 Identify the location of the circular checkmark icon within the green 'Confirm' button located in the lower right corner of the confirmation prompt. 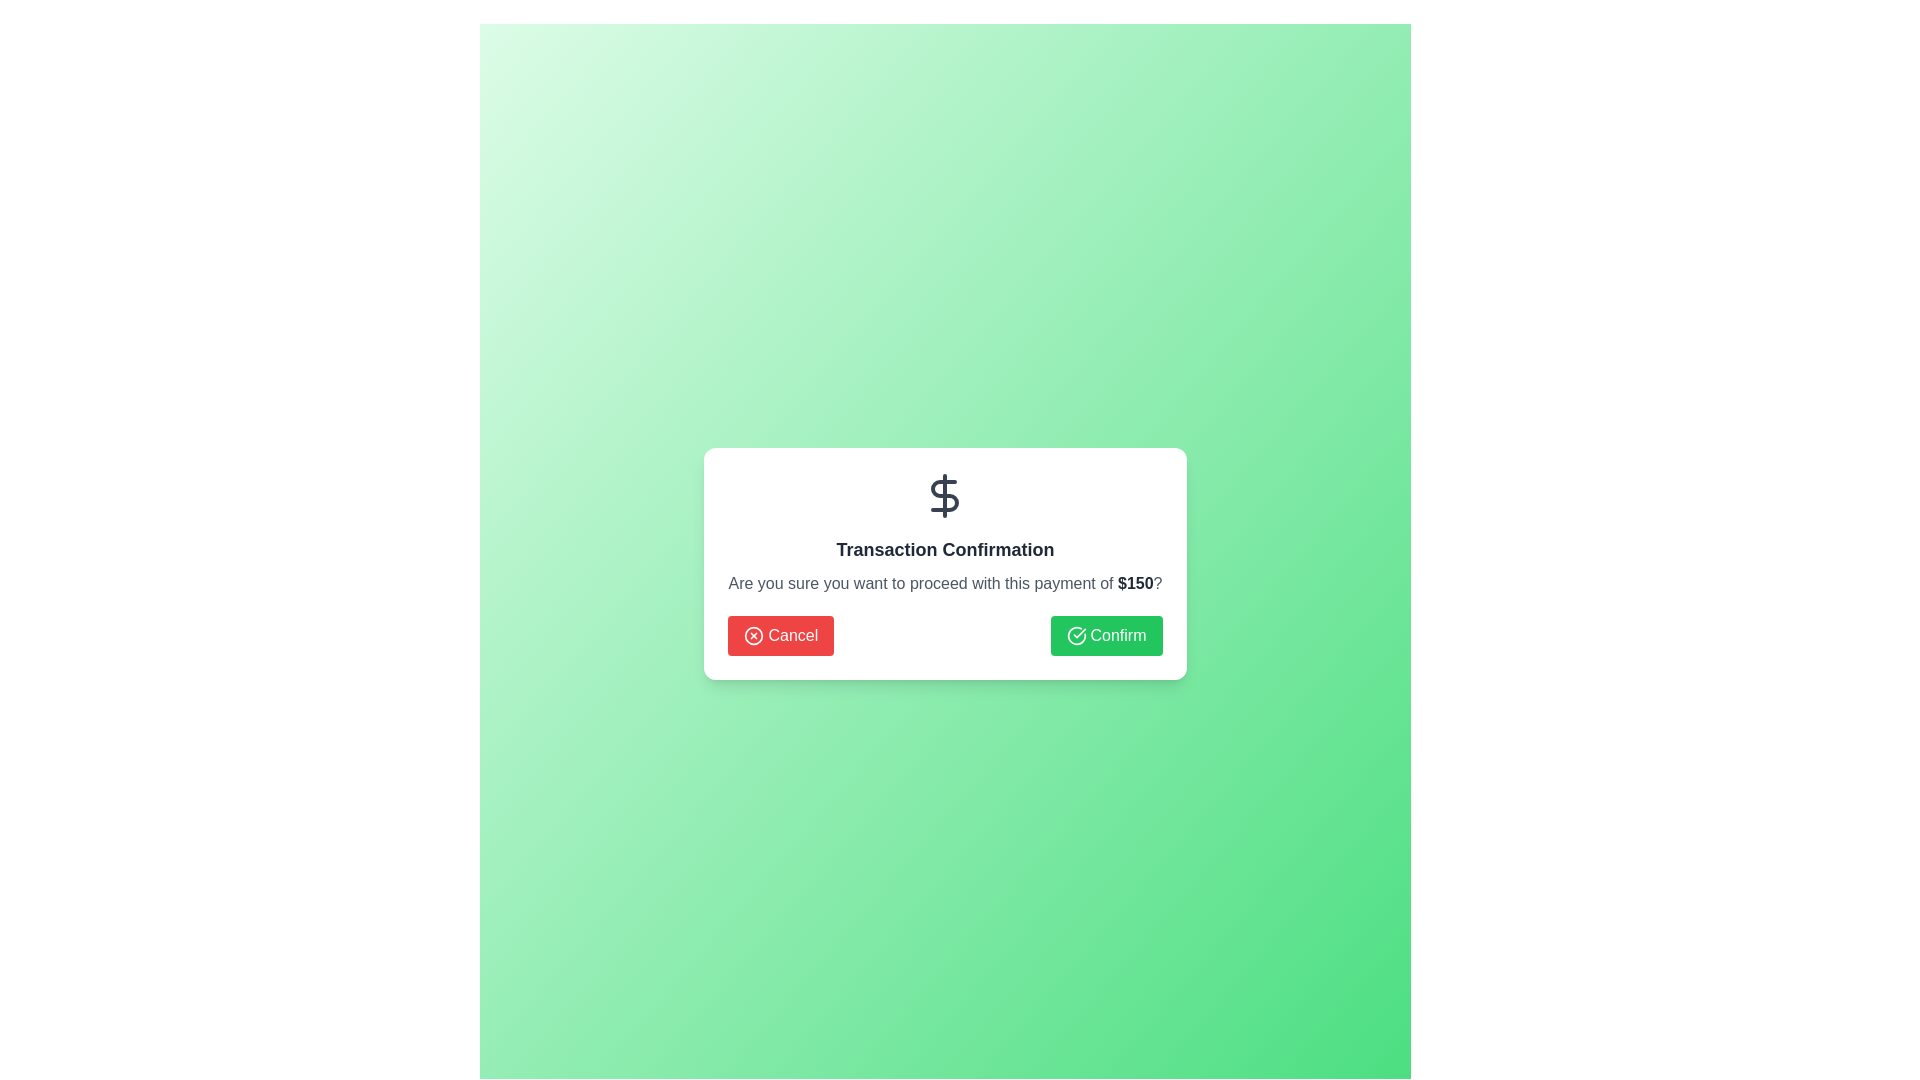
(1075, 636).